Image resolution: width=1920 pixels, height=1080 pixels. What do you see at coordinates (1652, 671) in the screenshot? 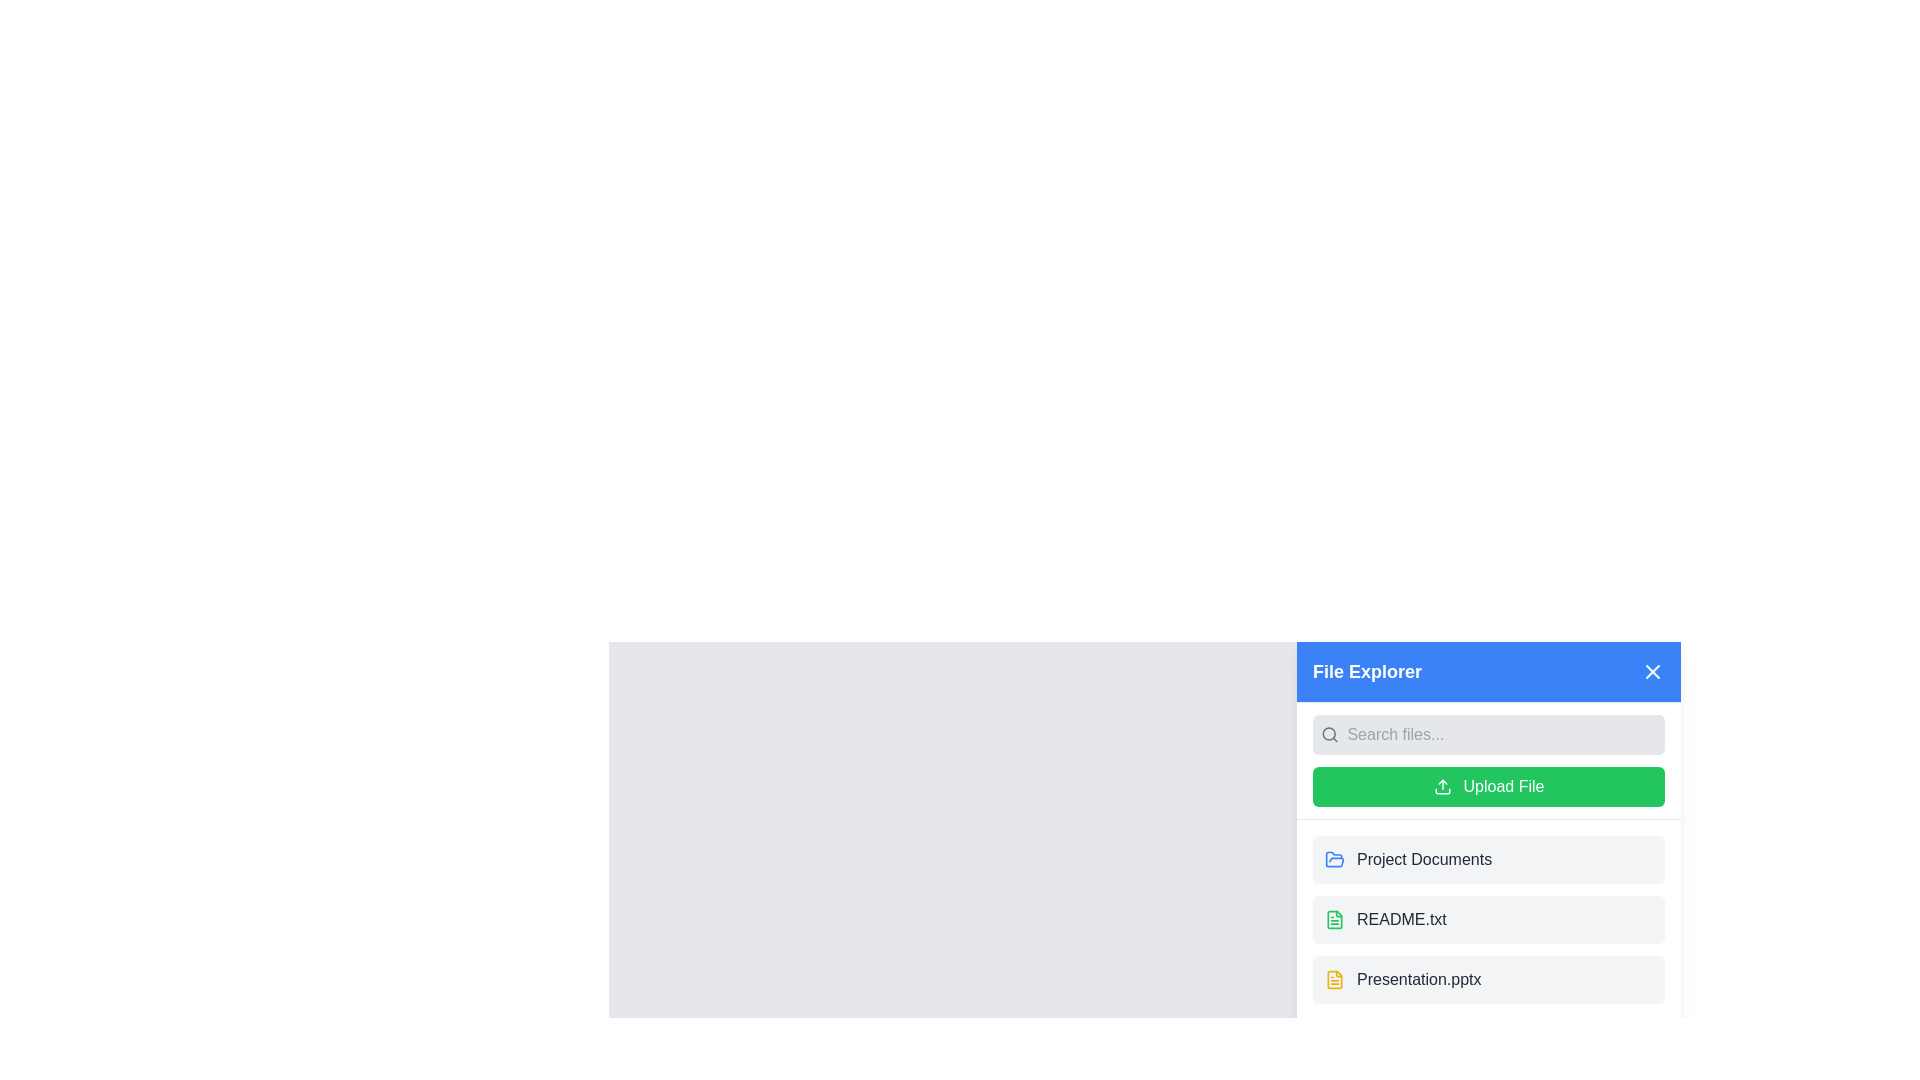
I see `the close icon resembling a diagonal cross mark located in the upper-right corner of the 'File Explorer' box` at bounding box center [1652, 671].